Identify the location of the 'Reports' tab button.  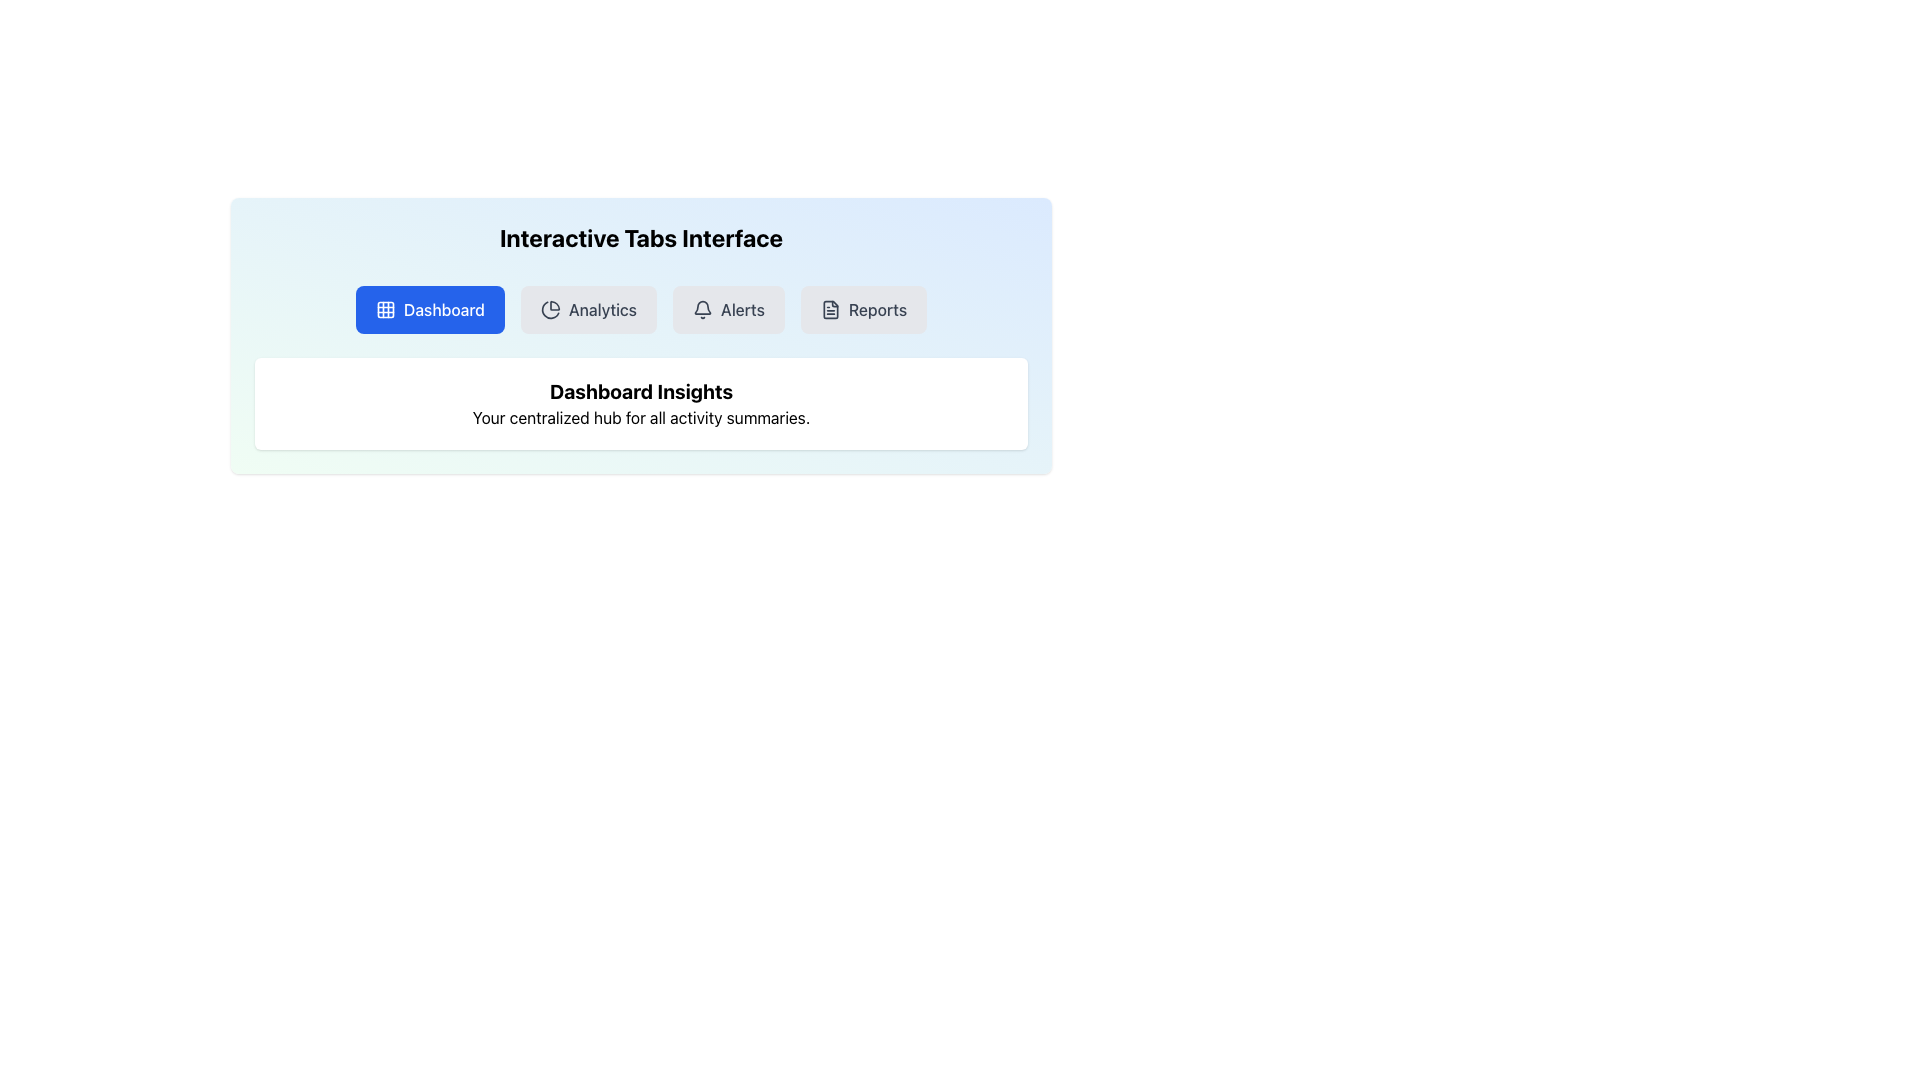
(830, 309).